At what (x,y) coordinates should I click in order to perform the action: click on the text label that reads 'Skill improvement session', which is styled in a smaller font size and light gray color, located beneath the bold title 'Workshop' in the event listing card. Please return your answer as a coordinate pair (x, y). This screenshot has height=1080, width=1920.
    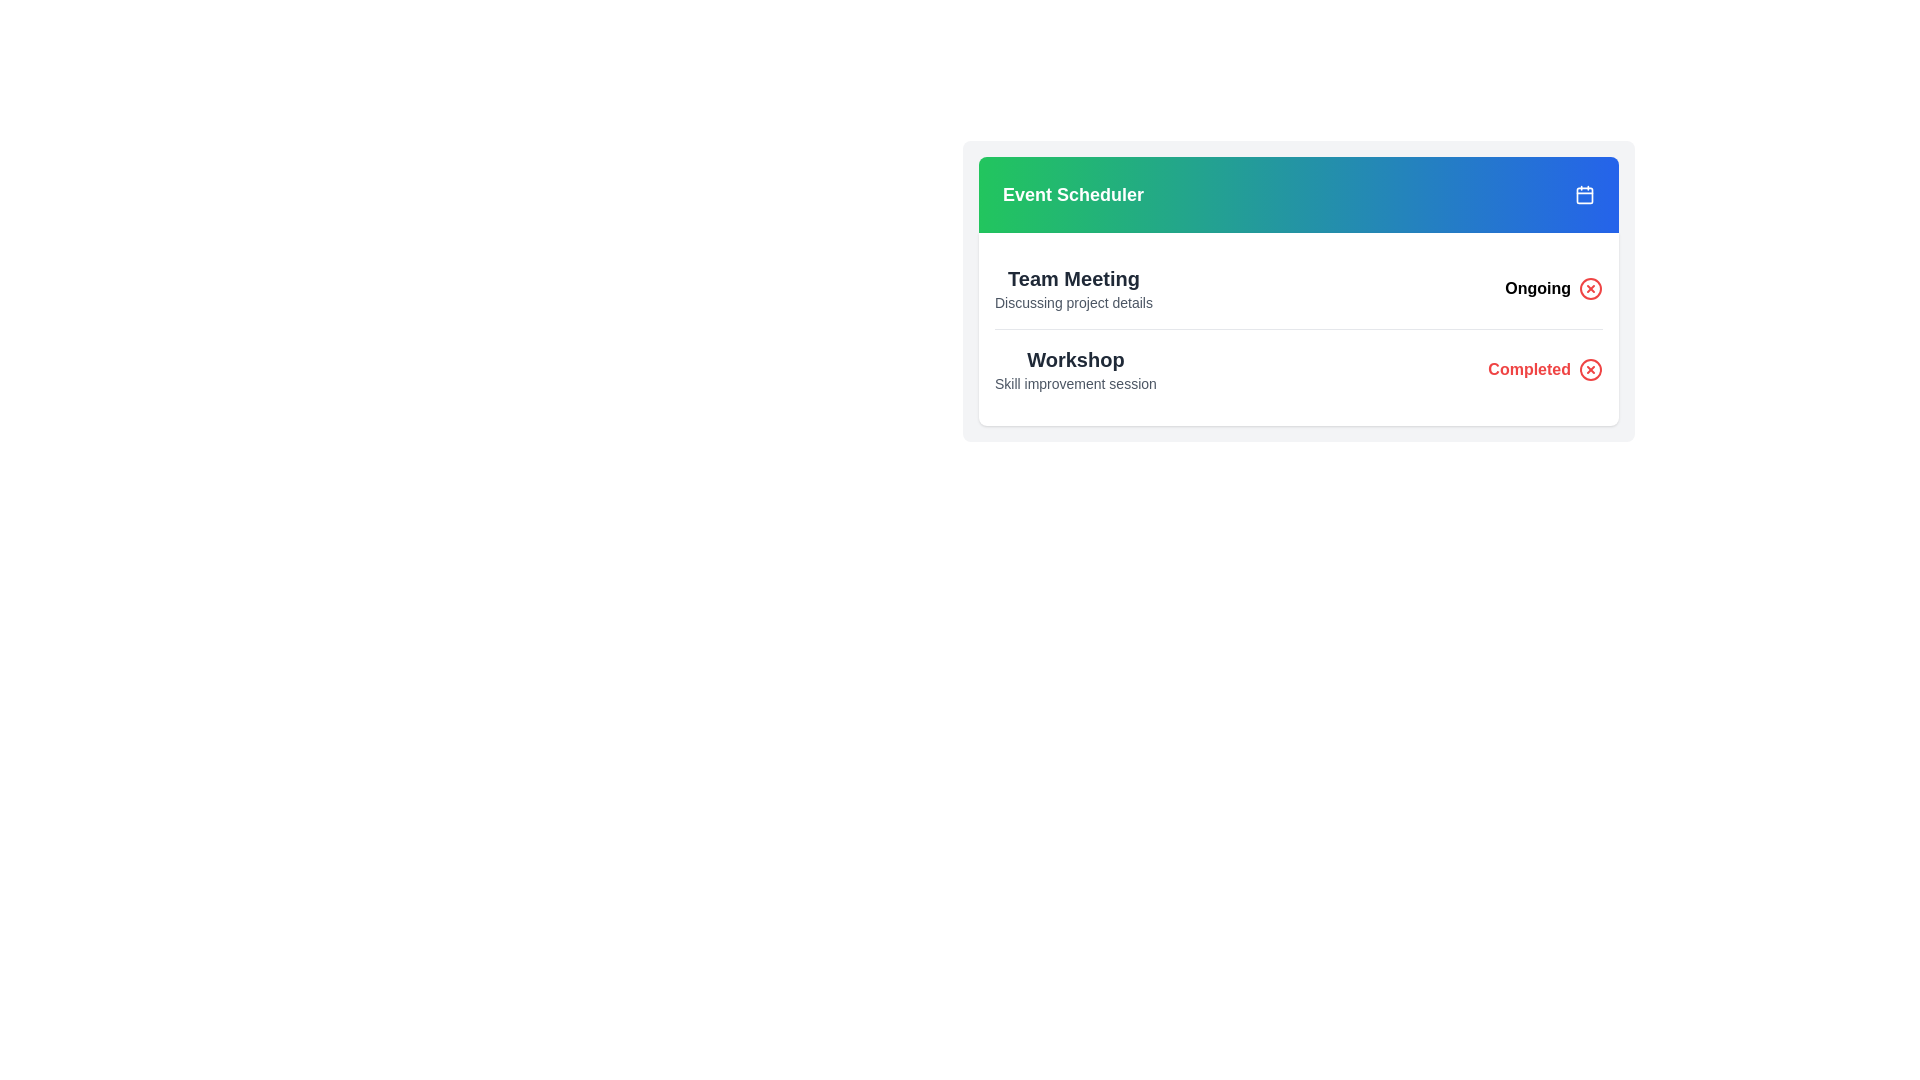
    Looking at the image, I should click on (1074, 384).